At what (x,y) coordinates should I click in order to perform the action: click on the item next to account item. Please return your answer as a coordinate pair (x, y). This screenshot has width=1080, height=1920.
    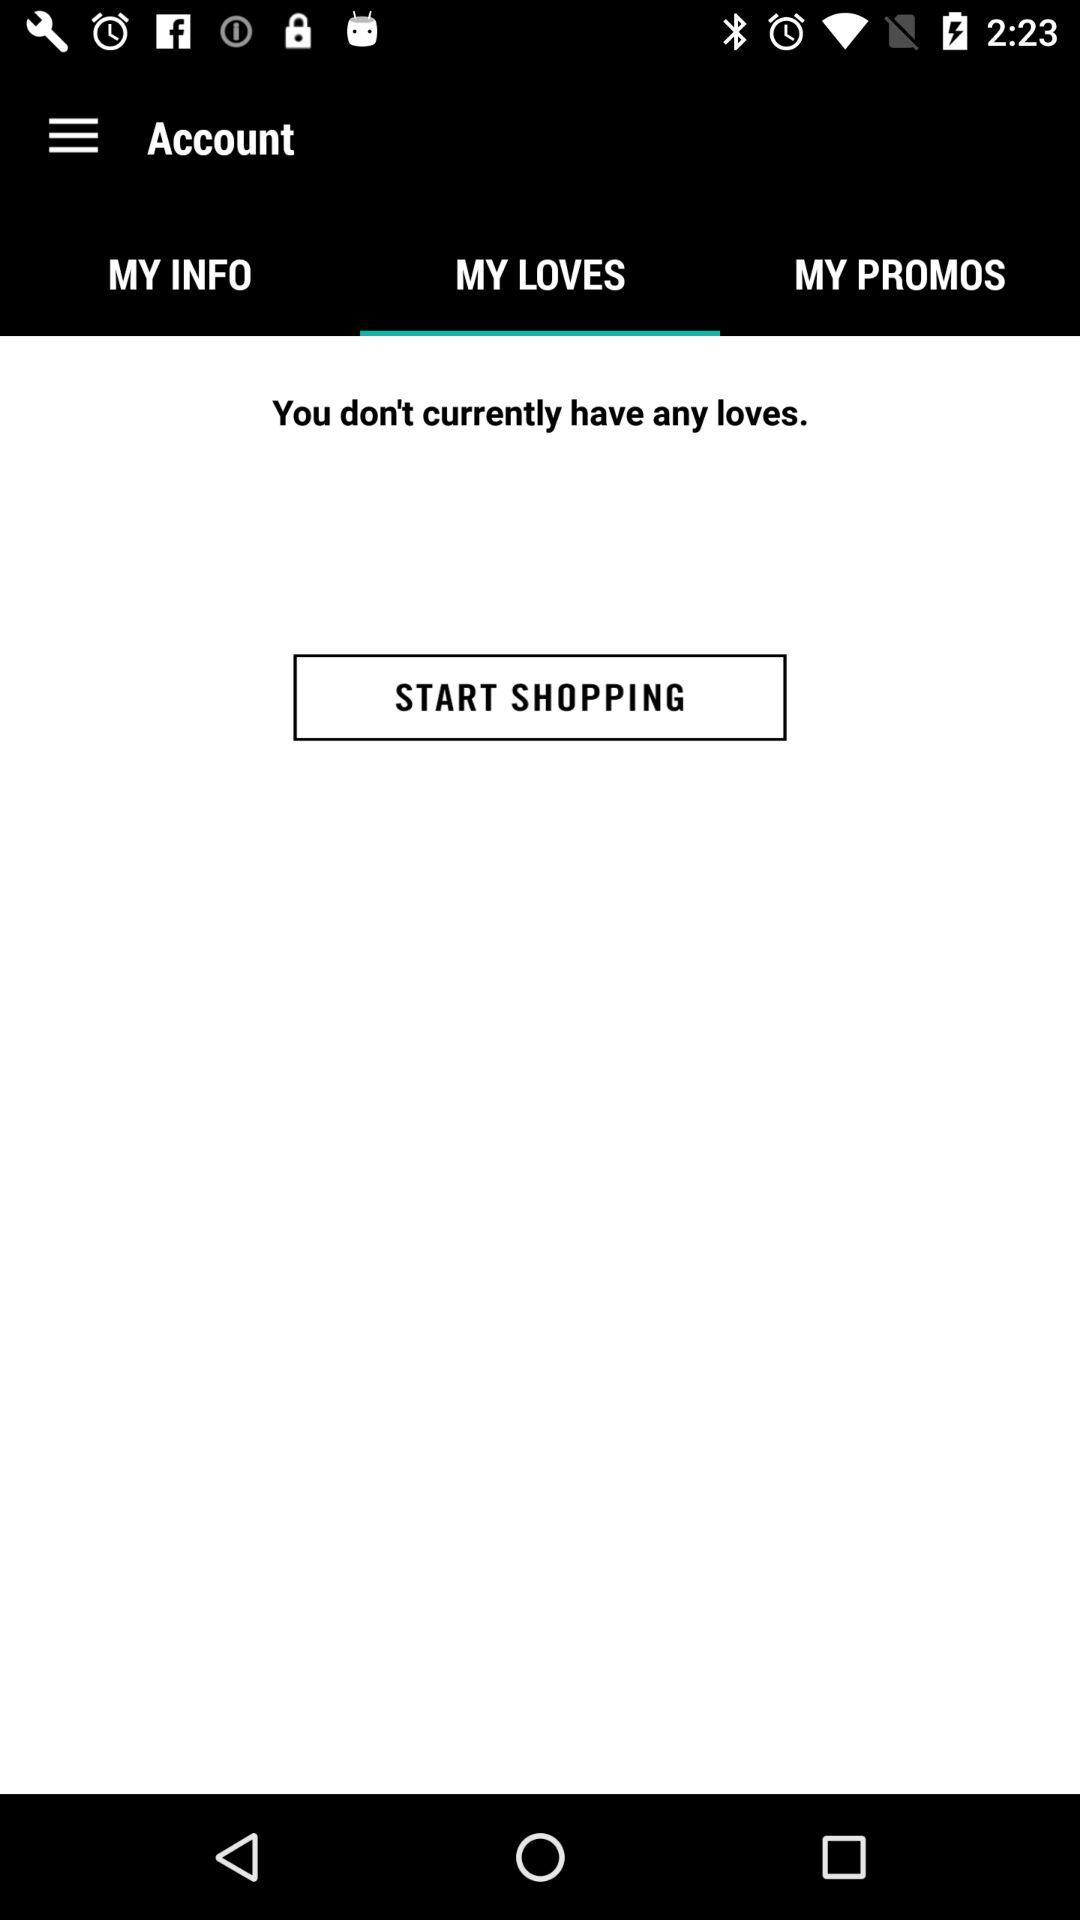
    Looking at the image, I should click on (72, 135).